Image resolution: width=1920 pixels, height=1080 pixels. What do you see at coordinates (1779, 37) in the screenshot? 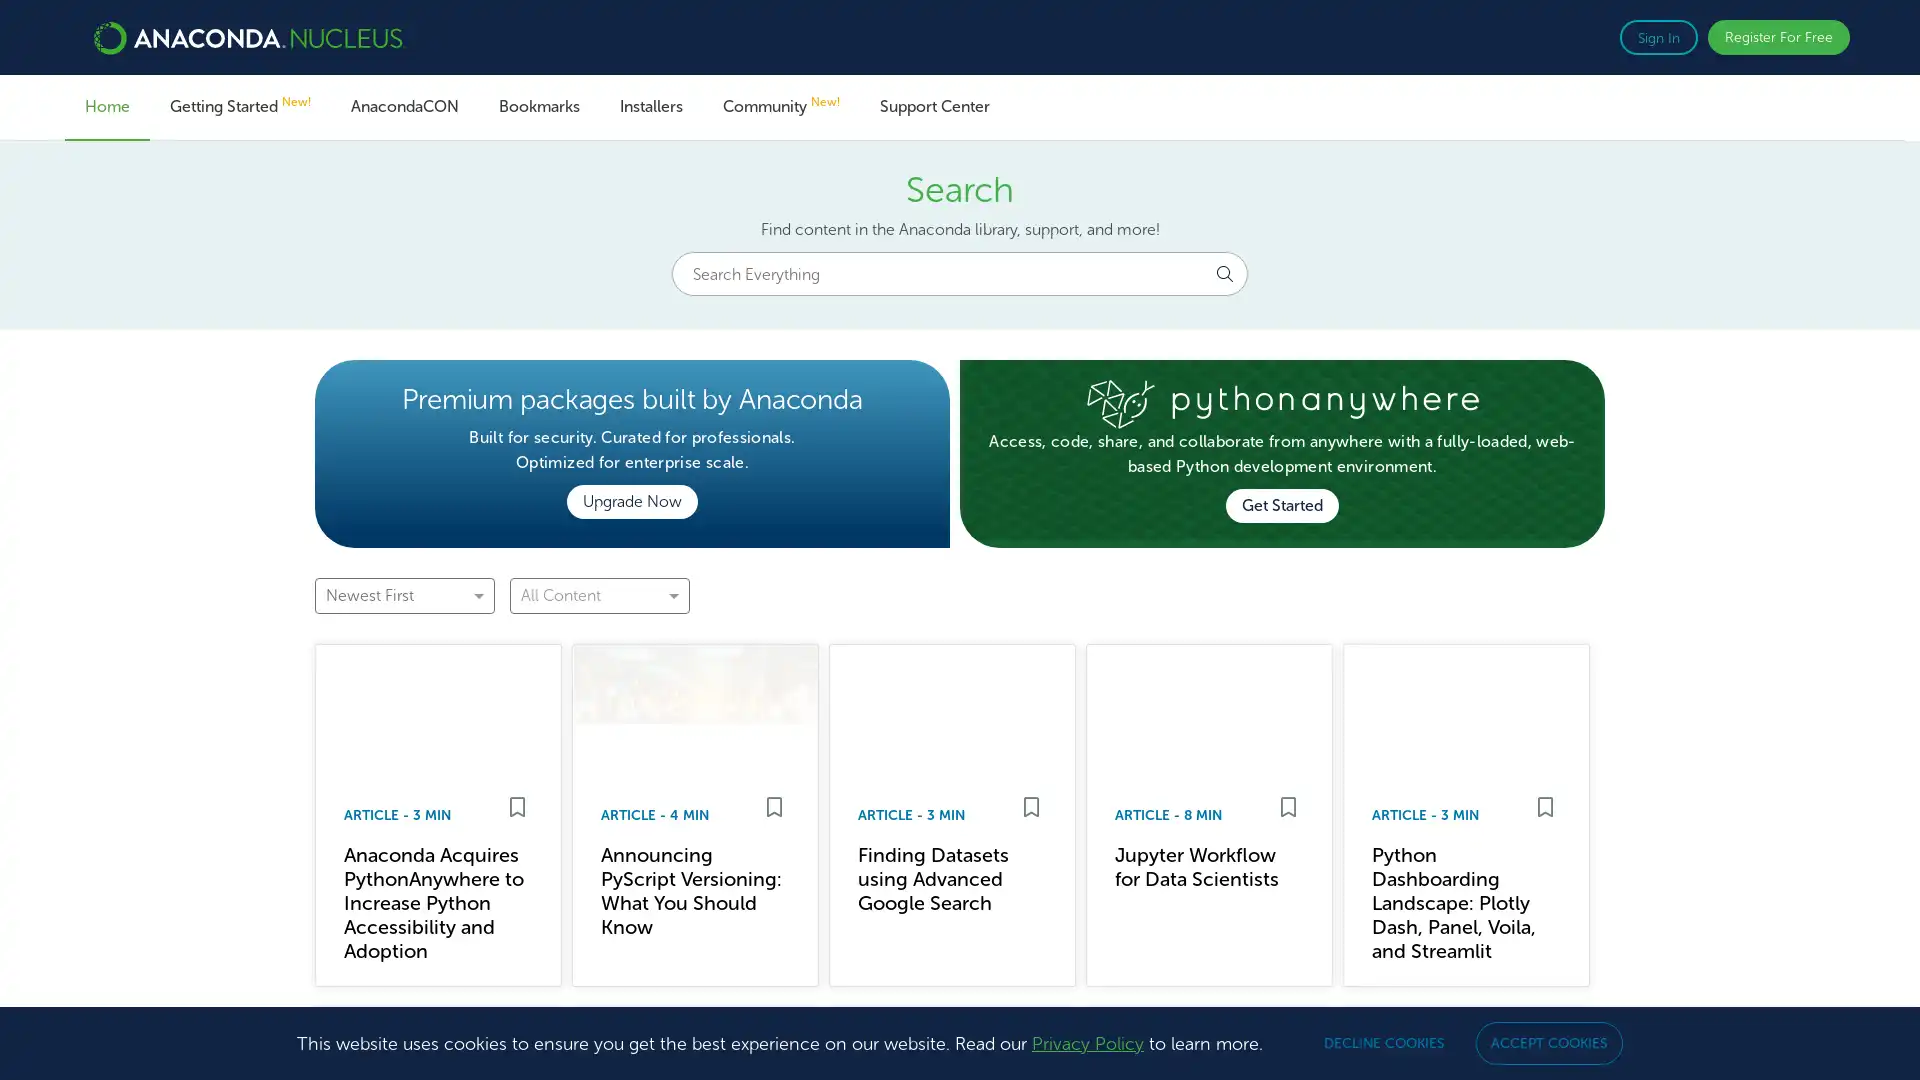
I see `Register For Free` at bounding box center [1779, 37].